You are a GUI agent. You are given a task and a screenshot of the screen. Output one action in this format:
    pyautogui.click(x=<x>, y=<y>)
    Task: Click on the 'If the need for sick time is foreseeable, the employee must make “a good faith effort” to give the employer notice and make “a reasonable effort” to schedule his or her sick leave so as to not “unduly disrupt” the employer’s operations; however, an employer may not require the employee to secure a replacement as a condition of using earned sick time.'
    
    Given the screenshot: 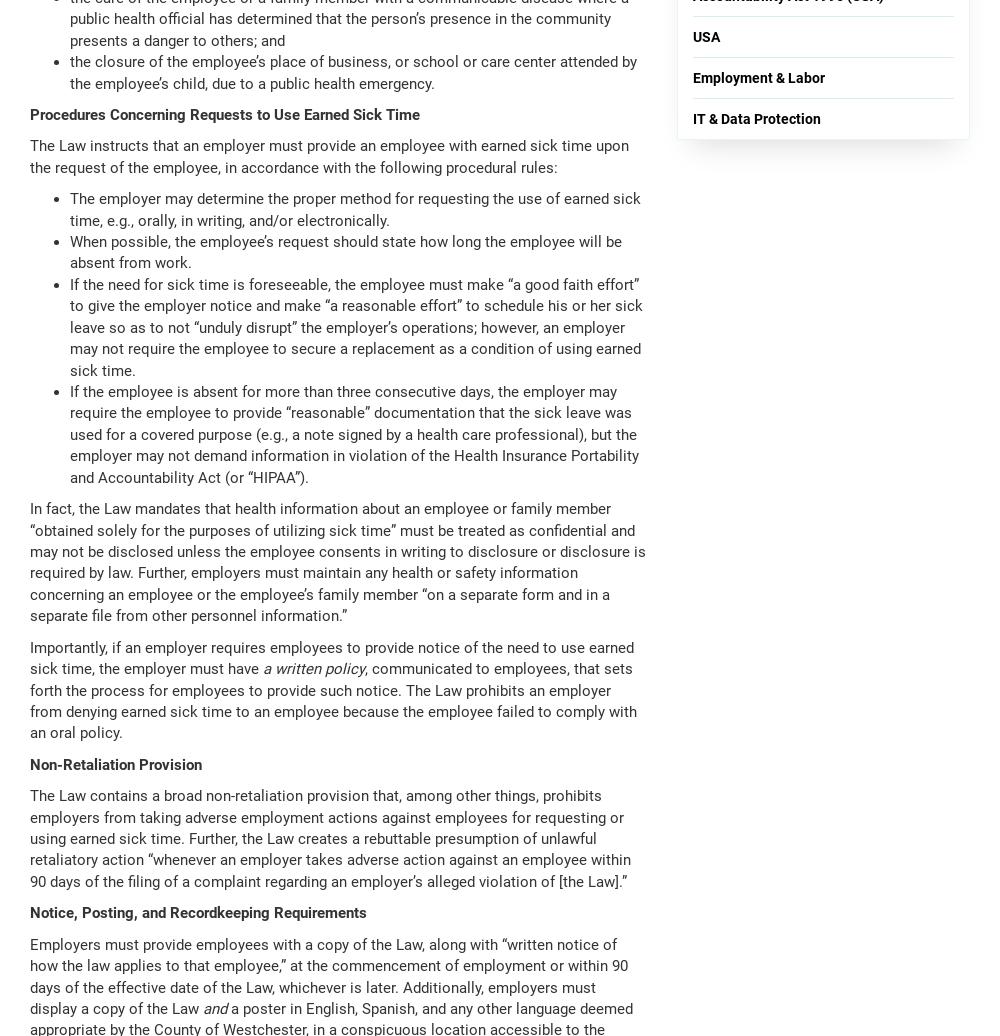 What is the action you would take?
    pyautogui.click(x=355, y=326)
    